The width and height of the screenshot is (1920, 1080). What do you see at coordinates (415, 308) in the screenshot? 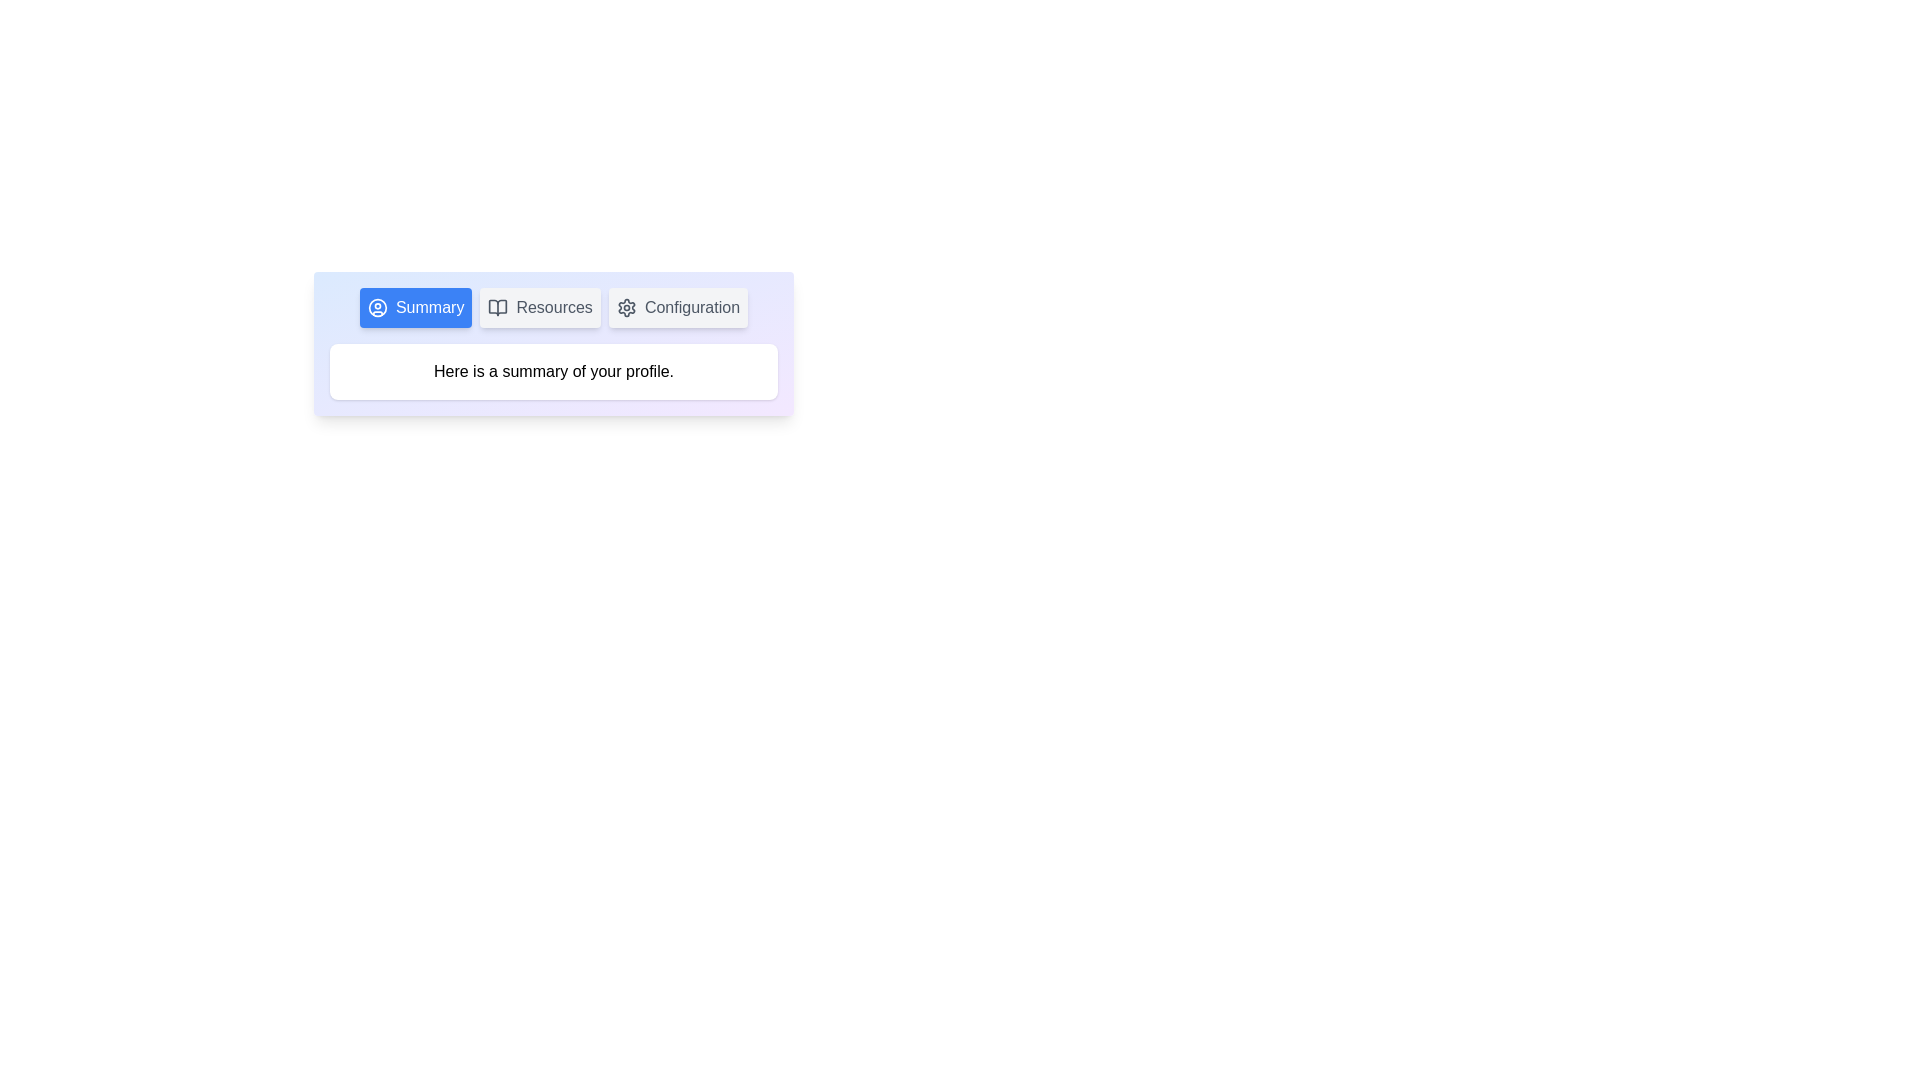
I see `the tab button labeled Summary to observe the hover effect` at bounding box center [415, 308].